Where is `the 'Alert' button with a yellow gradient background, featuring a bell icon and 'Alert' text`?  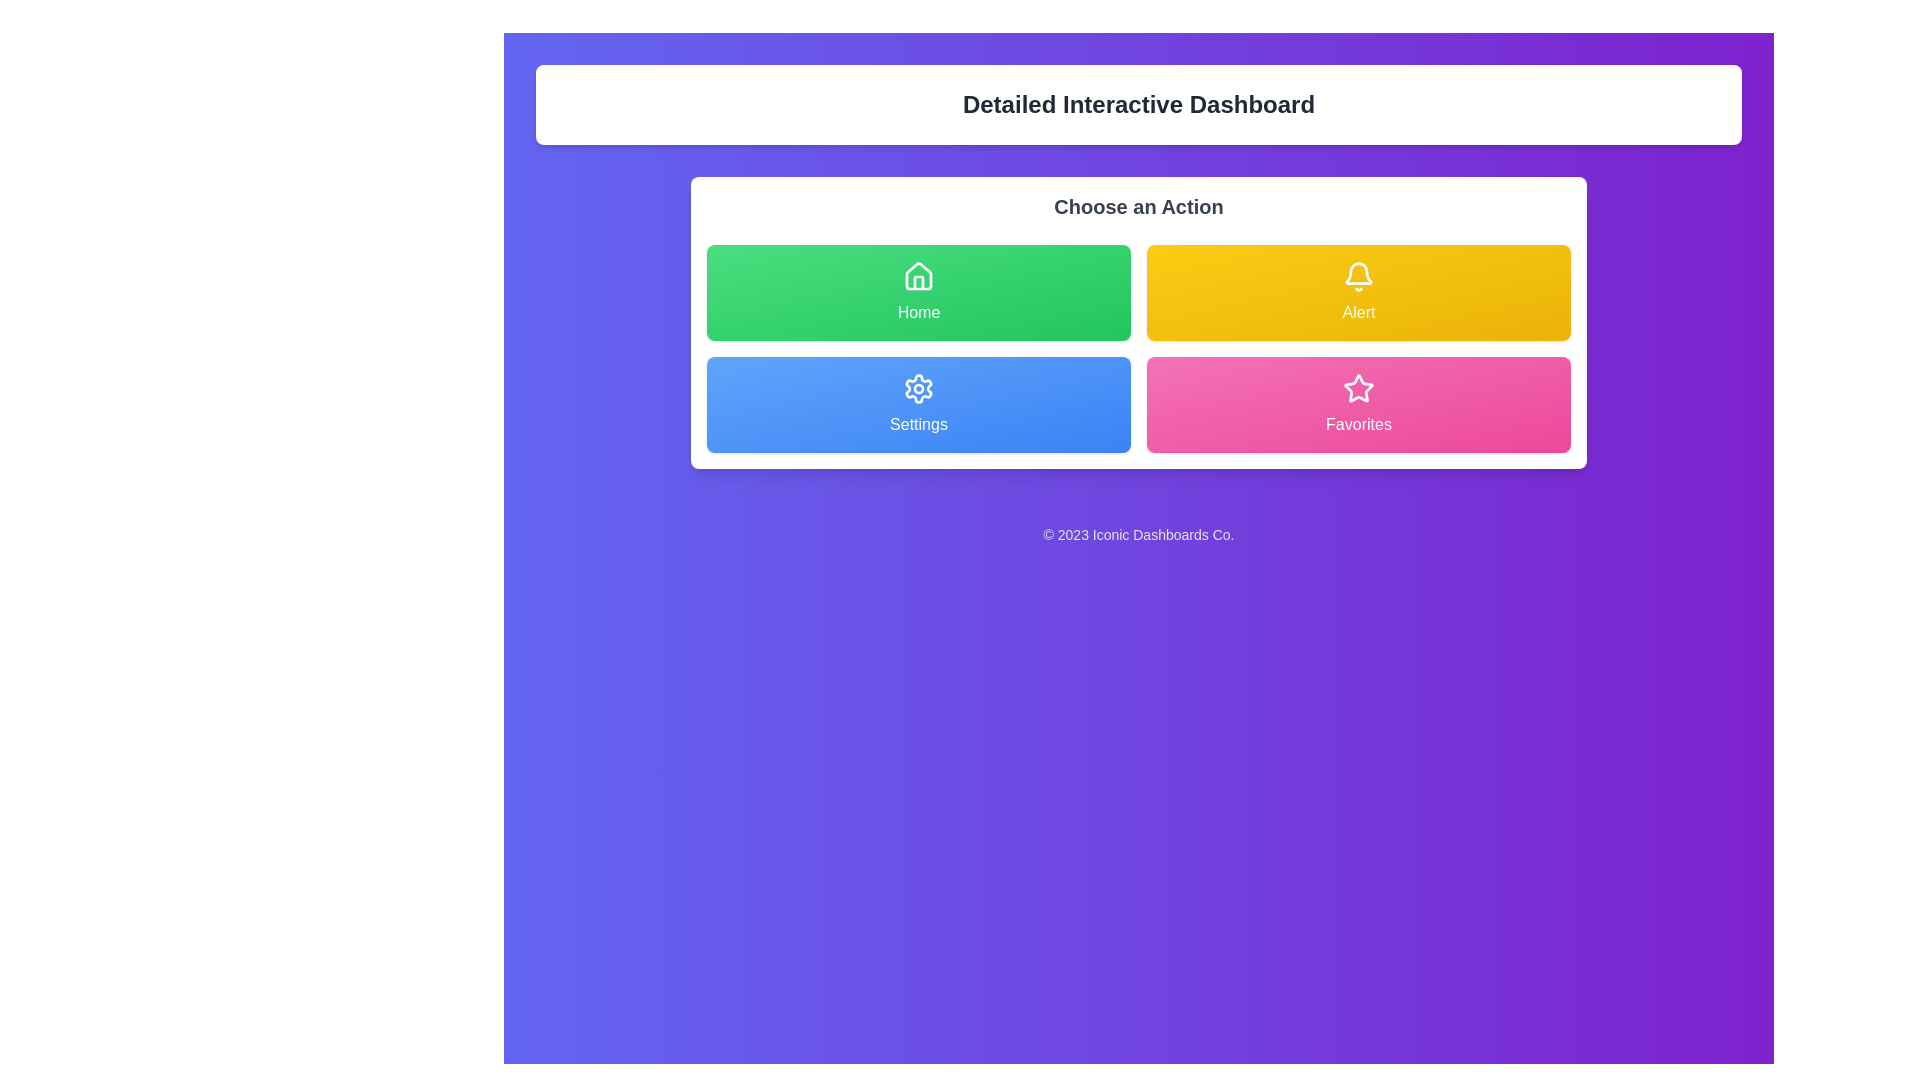
the 'Alert' button with a yellow gradient background, featuring a bell icon and 'Alert' text is located at coordinates (1358, 293).